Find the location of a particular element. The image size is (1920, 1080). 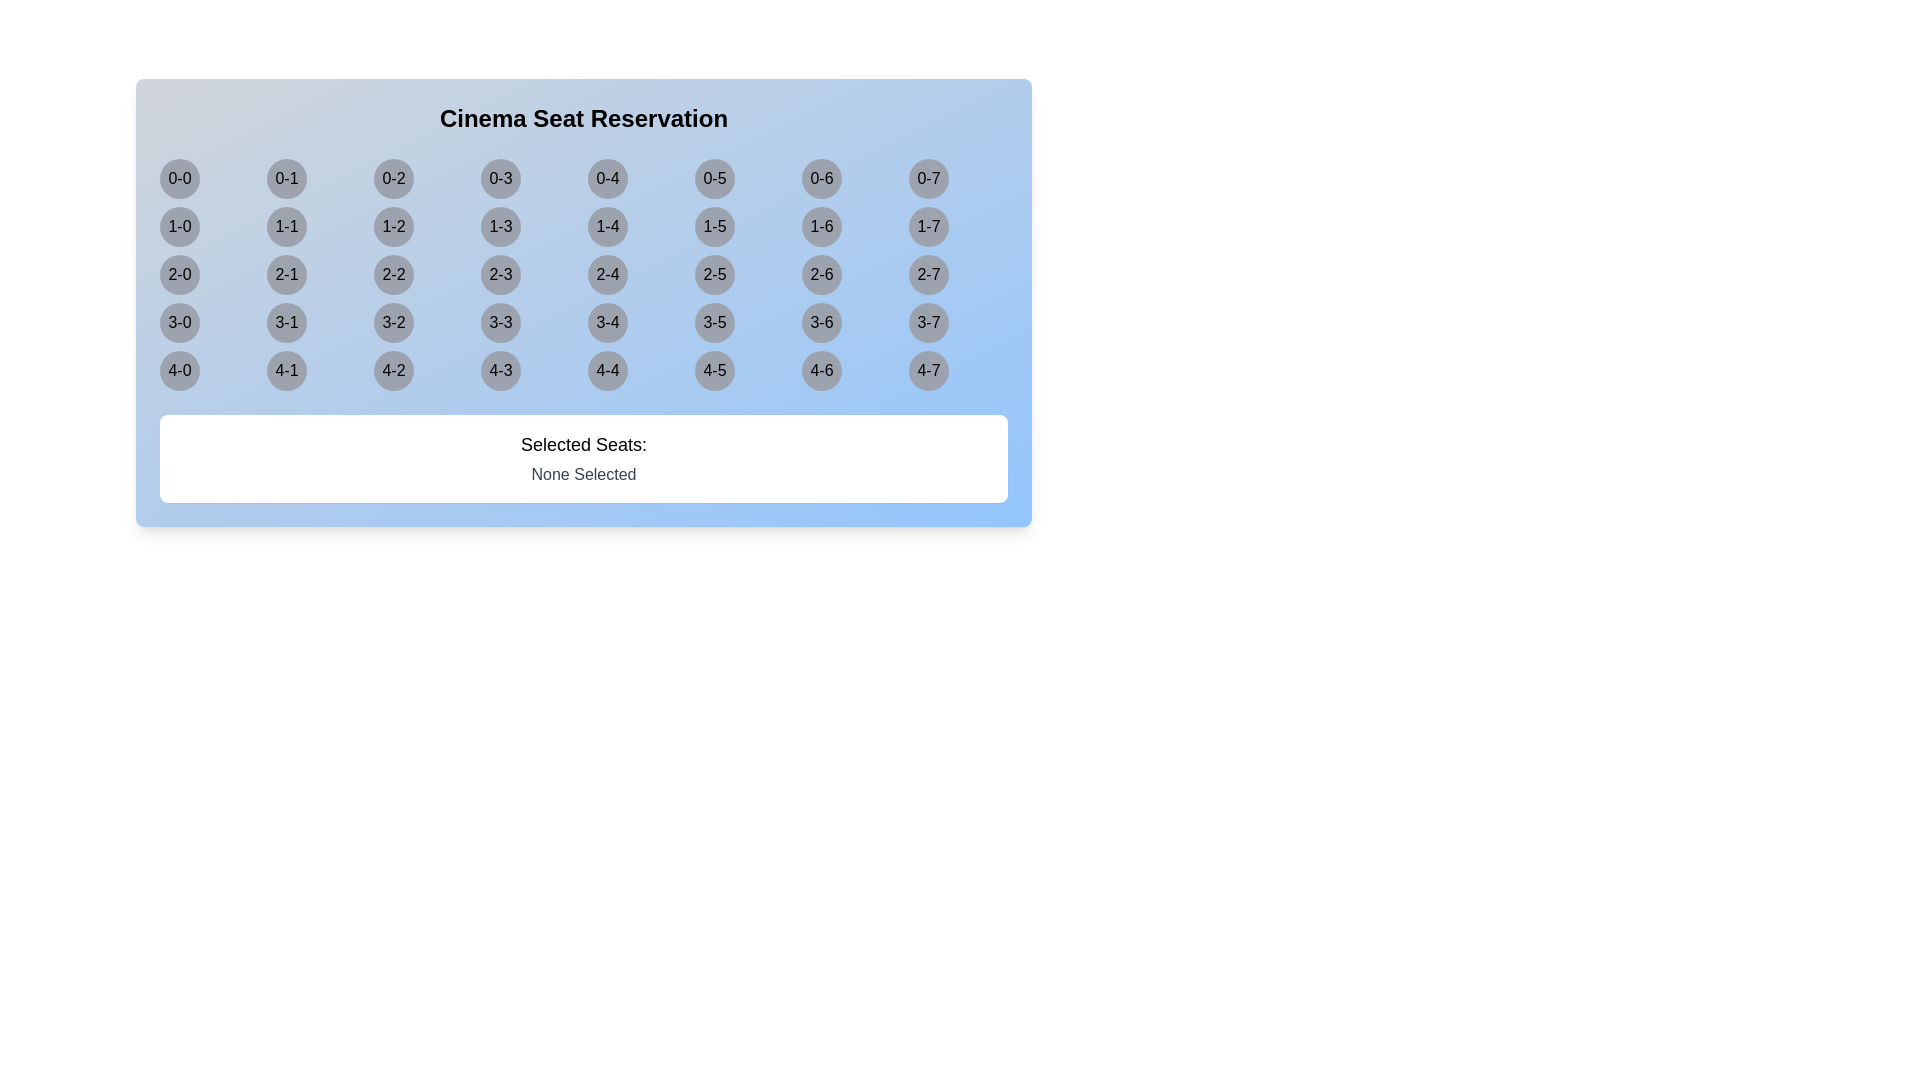

the seat selection button labeled '3-7' is located at coordinates (928, 322).